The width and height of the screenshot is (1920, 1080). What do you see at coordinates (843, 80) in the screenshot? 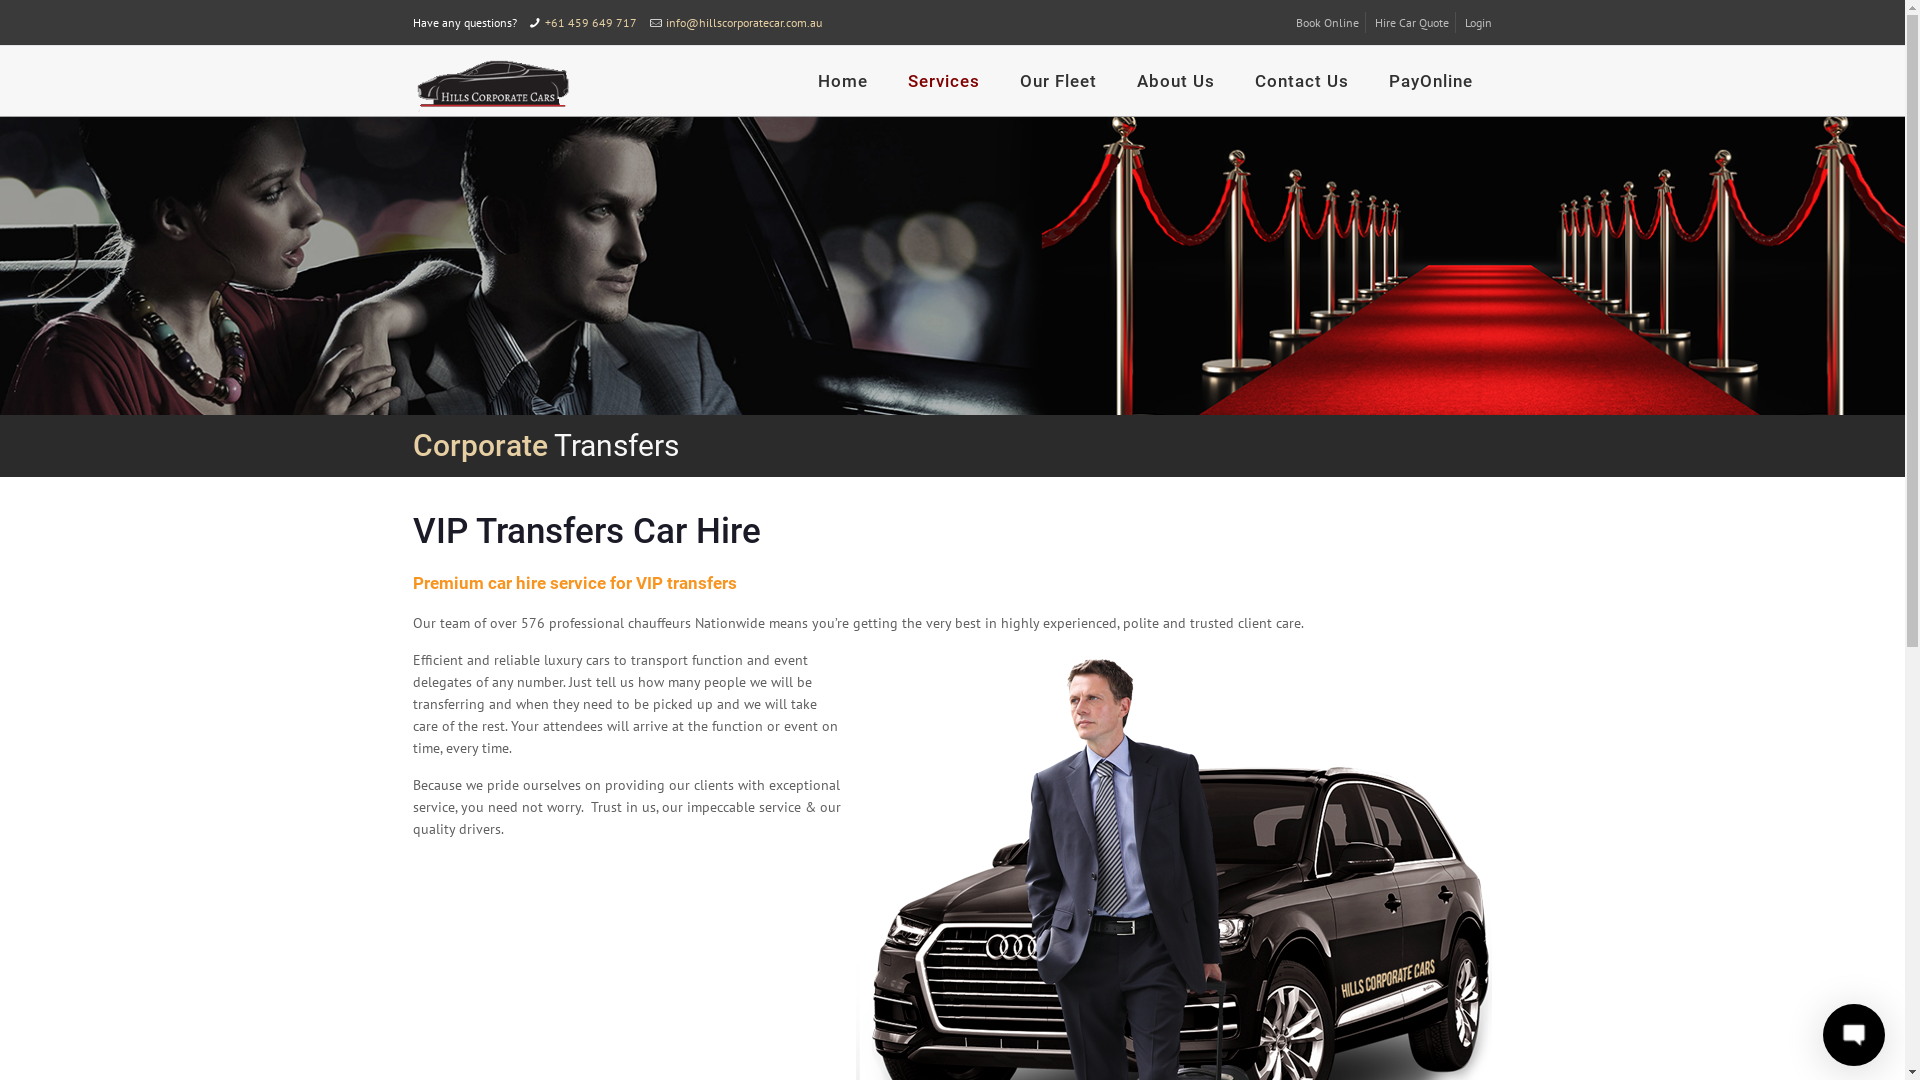
I see `'Home'` at bounding box center [843, 80].